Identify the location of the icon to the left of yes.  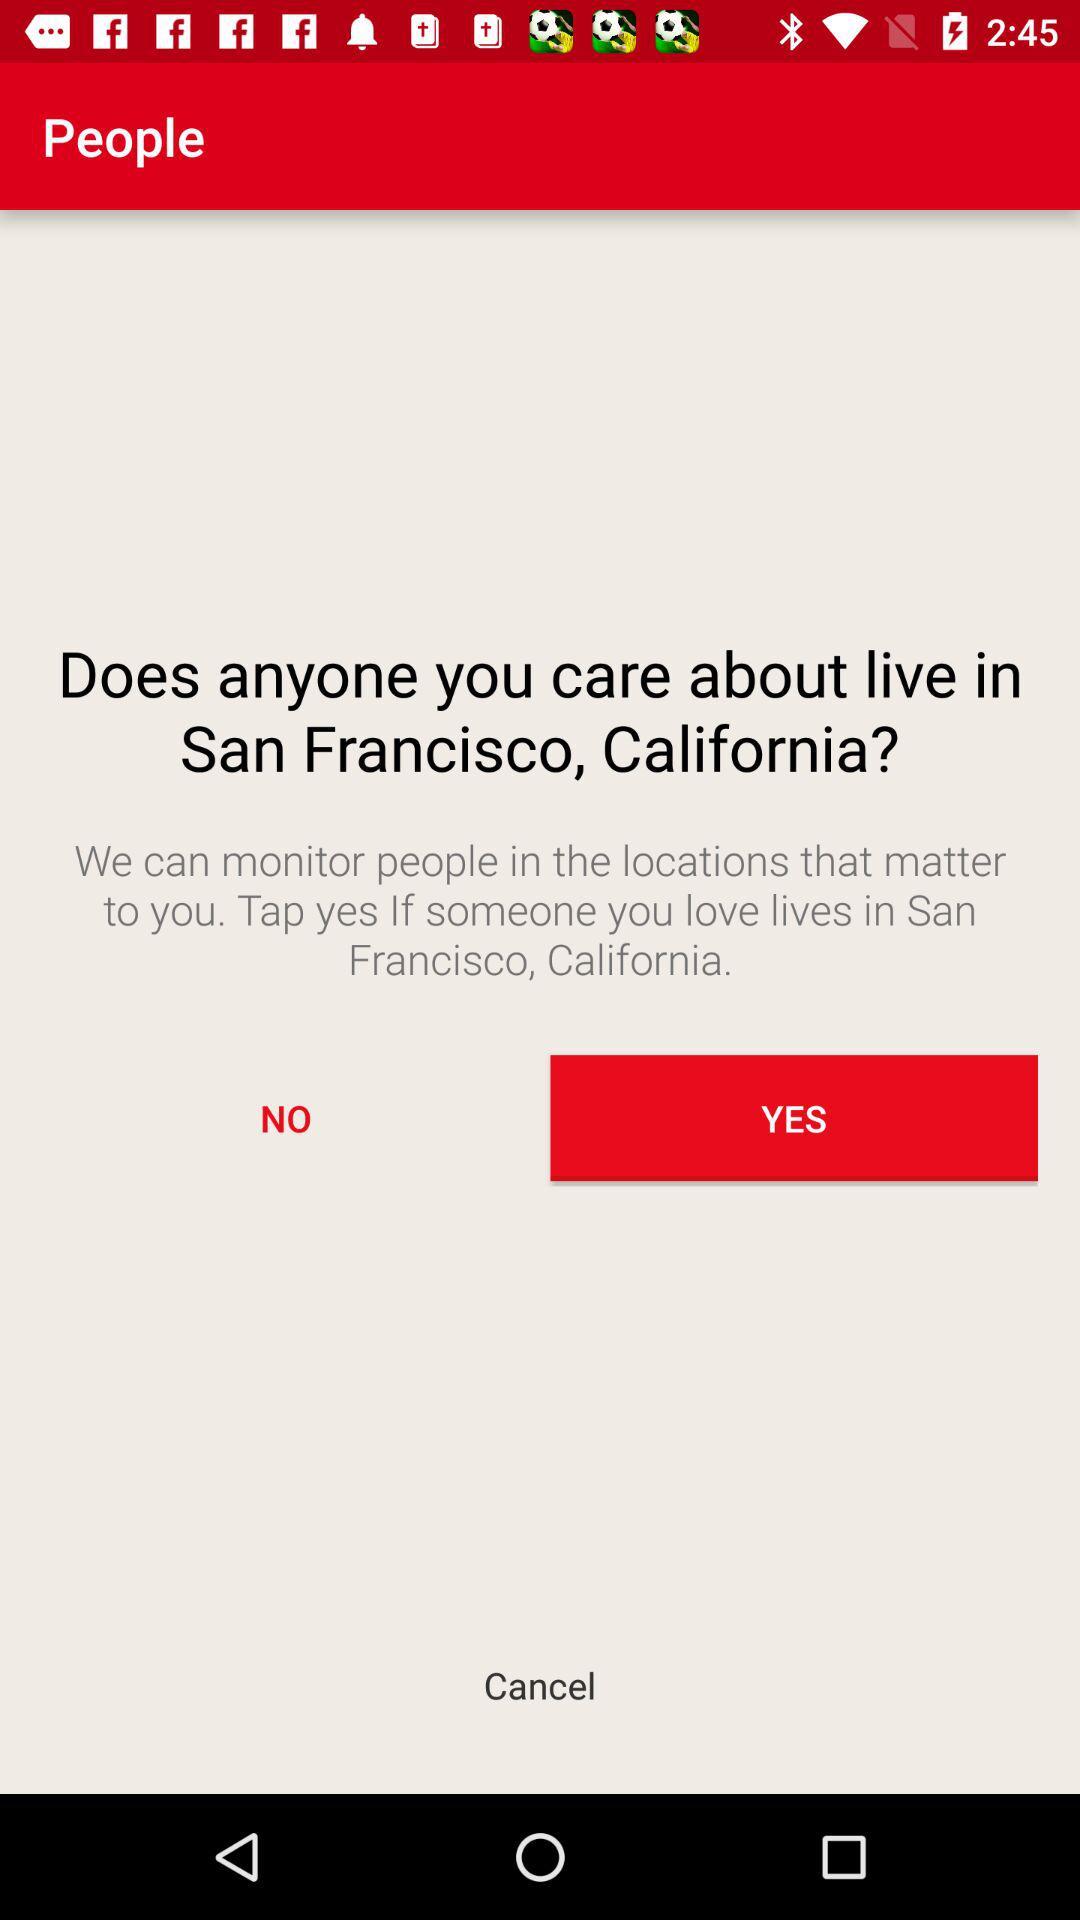
(285, 1117).